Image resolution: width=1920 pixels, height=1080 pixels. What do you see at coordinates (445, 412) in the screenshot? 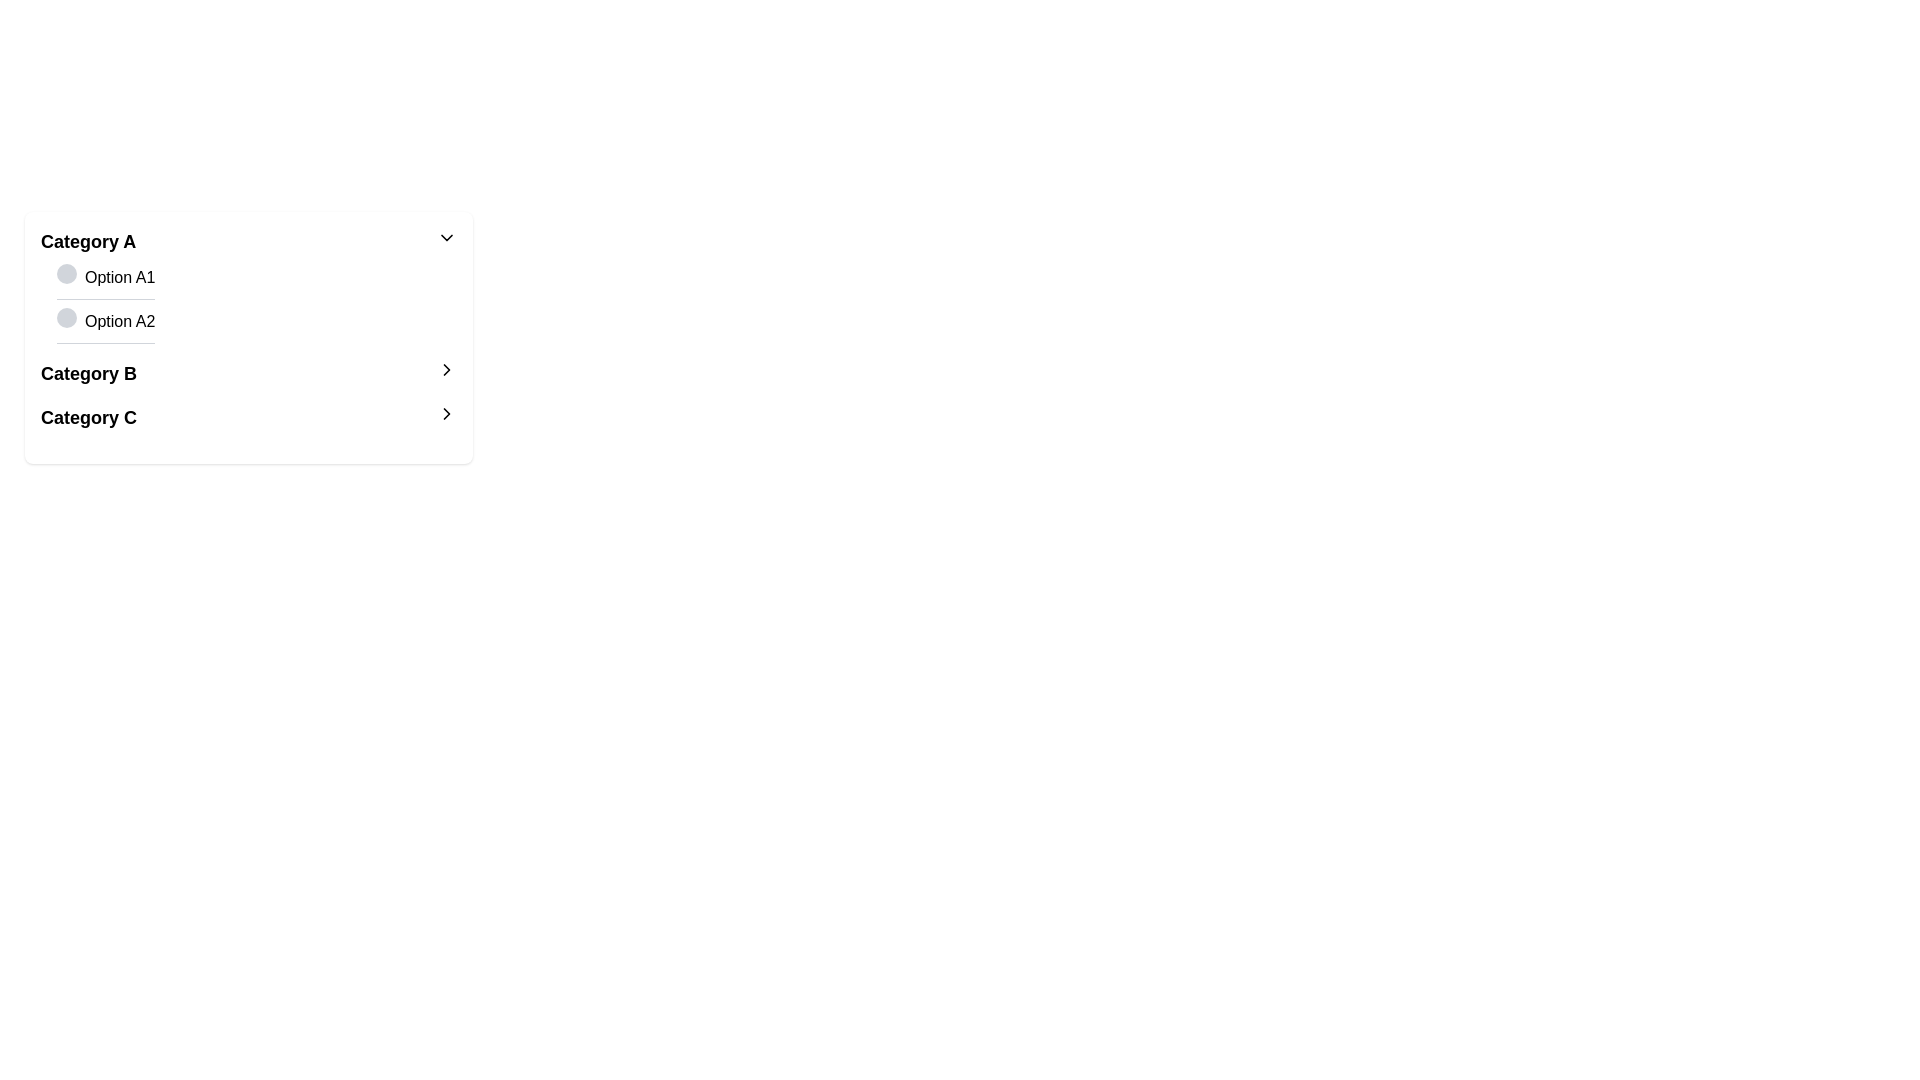
I see `the navigation icon located to the far right of the 'Category C' row` at bounding box center [445, 412].